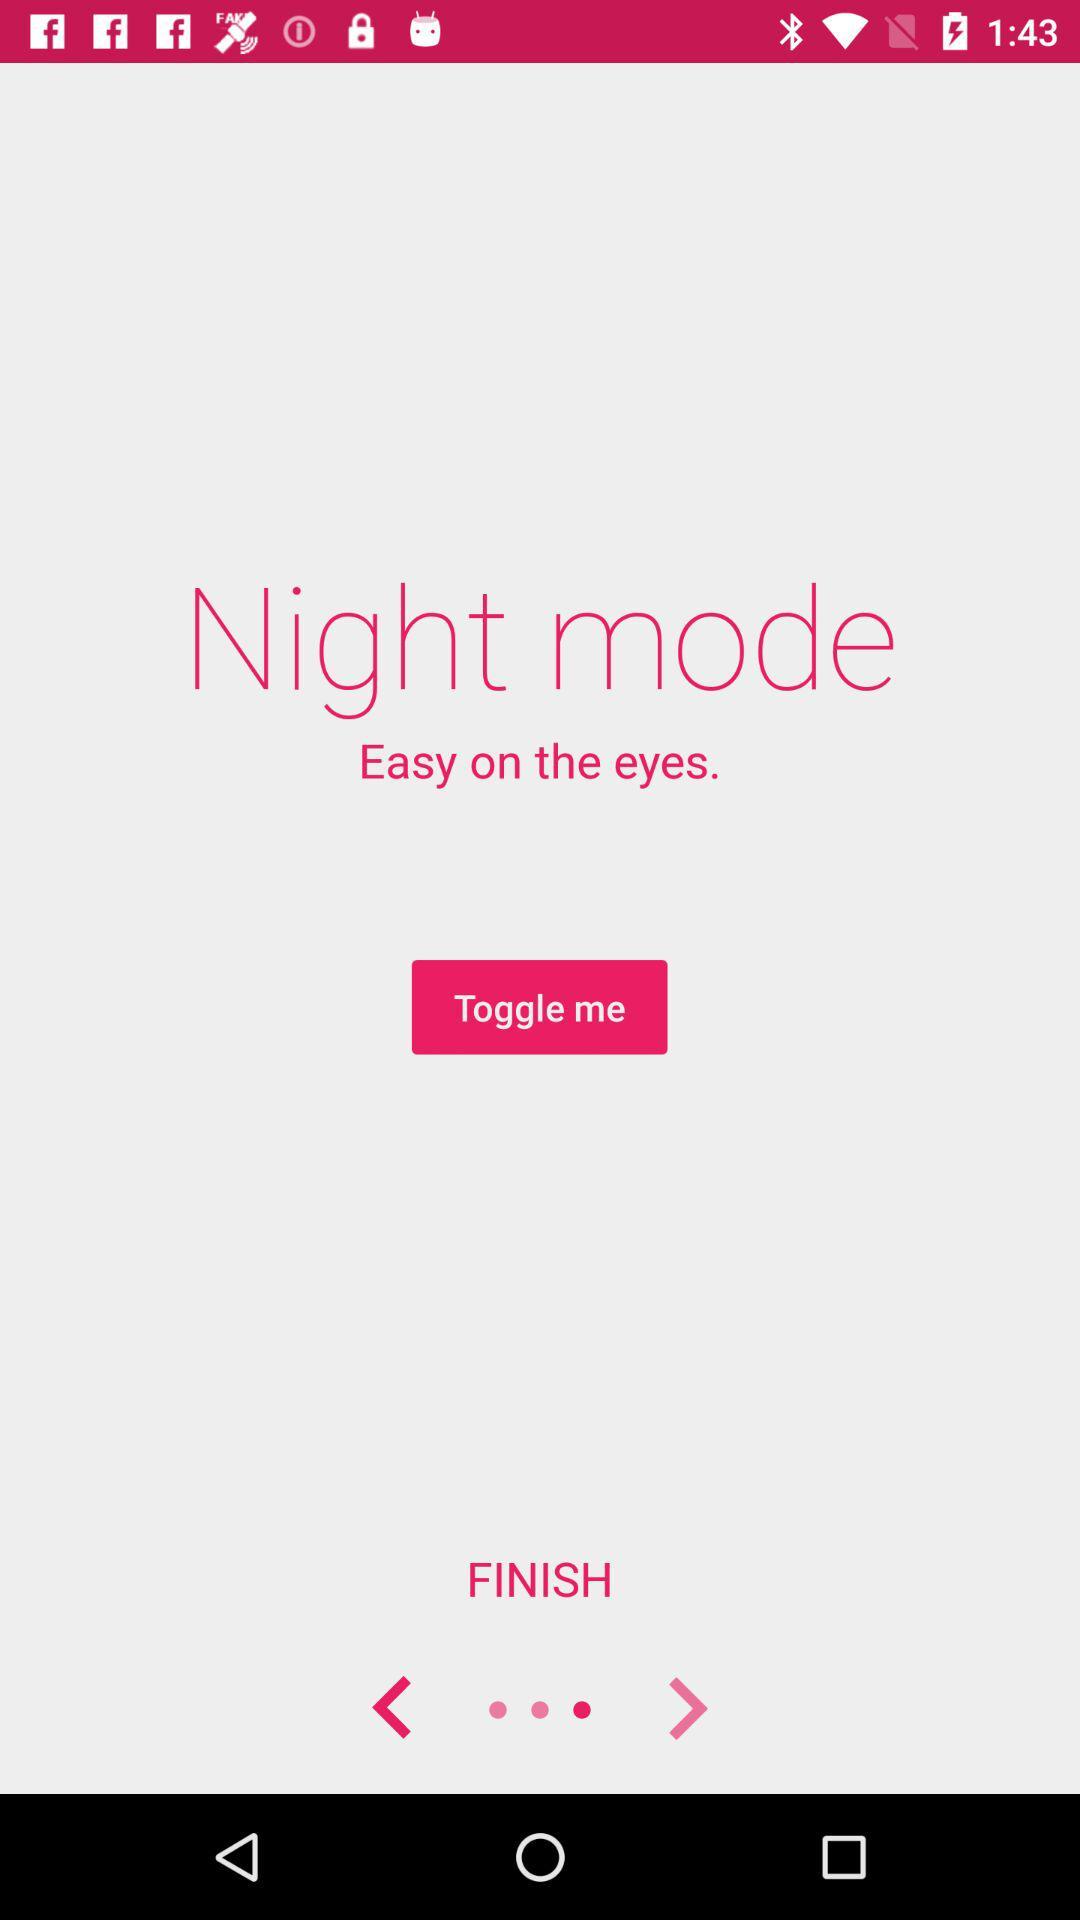 This screenshot has height=1920, width=1080. I want to click on back, so click(393, 1708).